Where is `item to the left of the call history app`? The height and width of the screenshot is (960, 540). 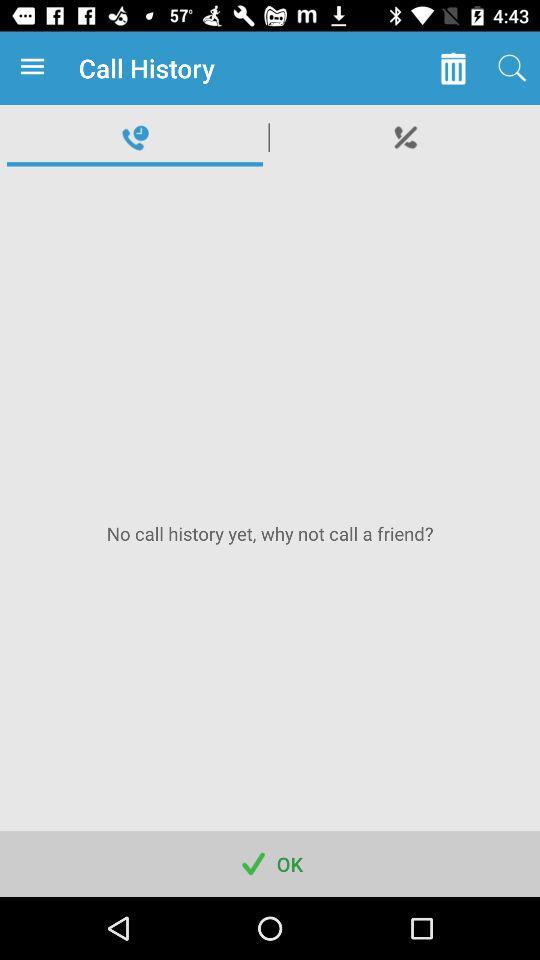 item to the left of the call history app is located at coordinates (36, 68).